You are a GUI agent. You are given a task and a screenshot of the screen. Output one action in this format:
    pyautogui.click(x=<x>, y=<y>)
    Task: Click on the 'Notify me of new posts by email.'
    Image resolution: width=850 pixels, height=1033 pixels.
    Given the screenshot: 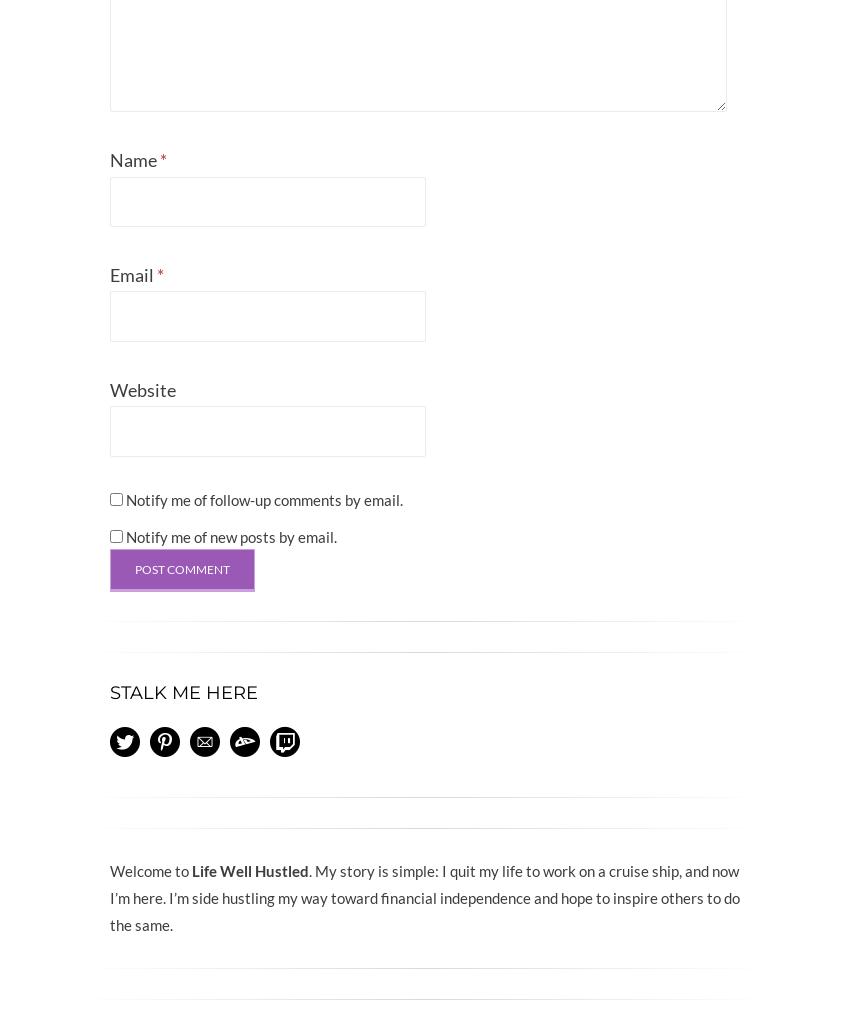 What is the action you would take?
    pyautogui.click(x=231, y=535)
    